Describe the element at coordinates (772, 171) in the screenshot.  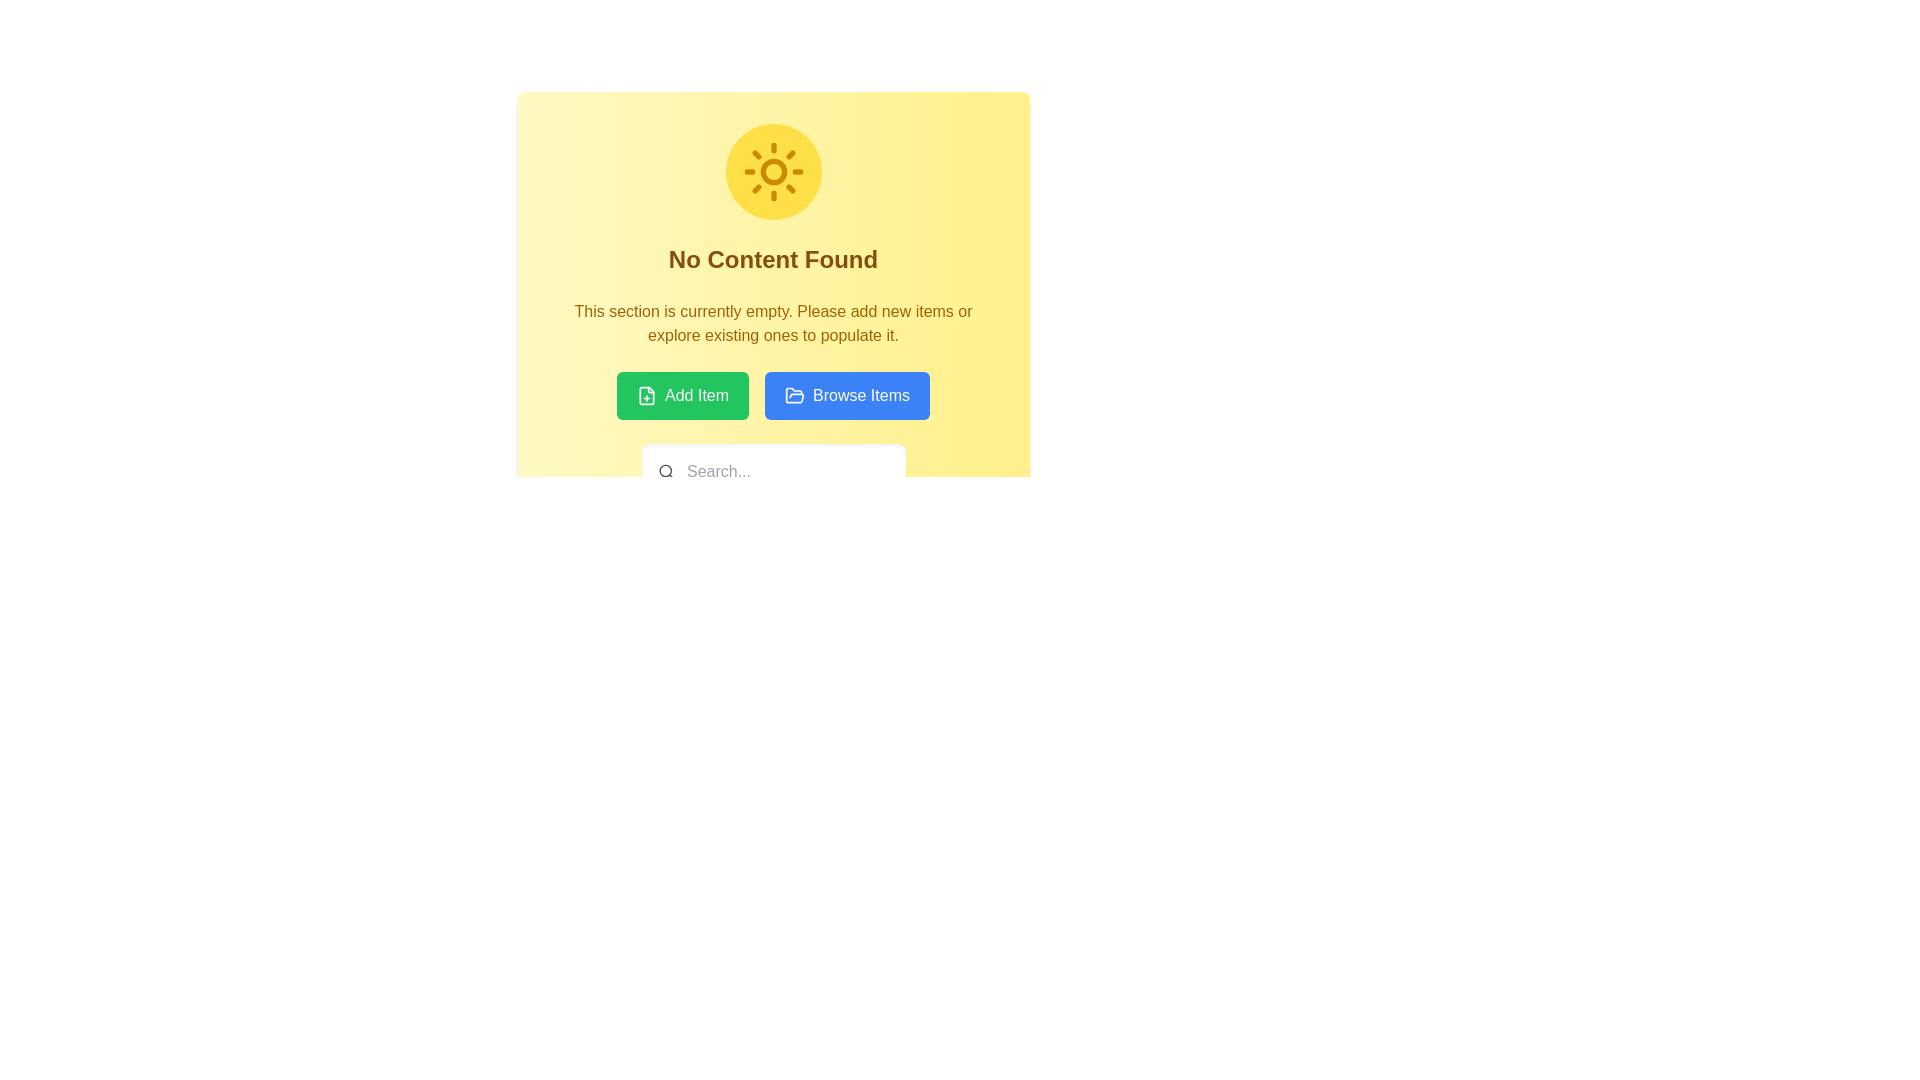
I see `the sun icon representing brightness, located near the top center of the interface in a yellow circular area, accompanying the 'No Content Found' message` at that location.